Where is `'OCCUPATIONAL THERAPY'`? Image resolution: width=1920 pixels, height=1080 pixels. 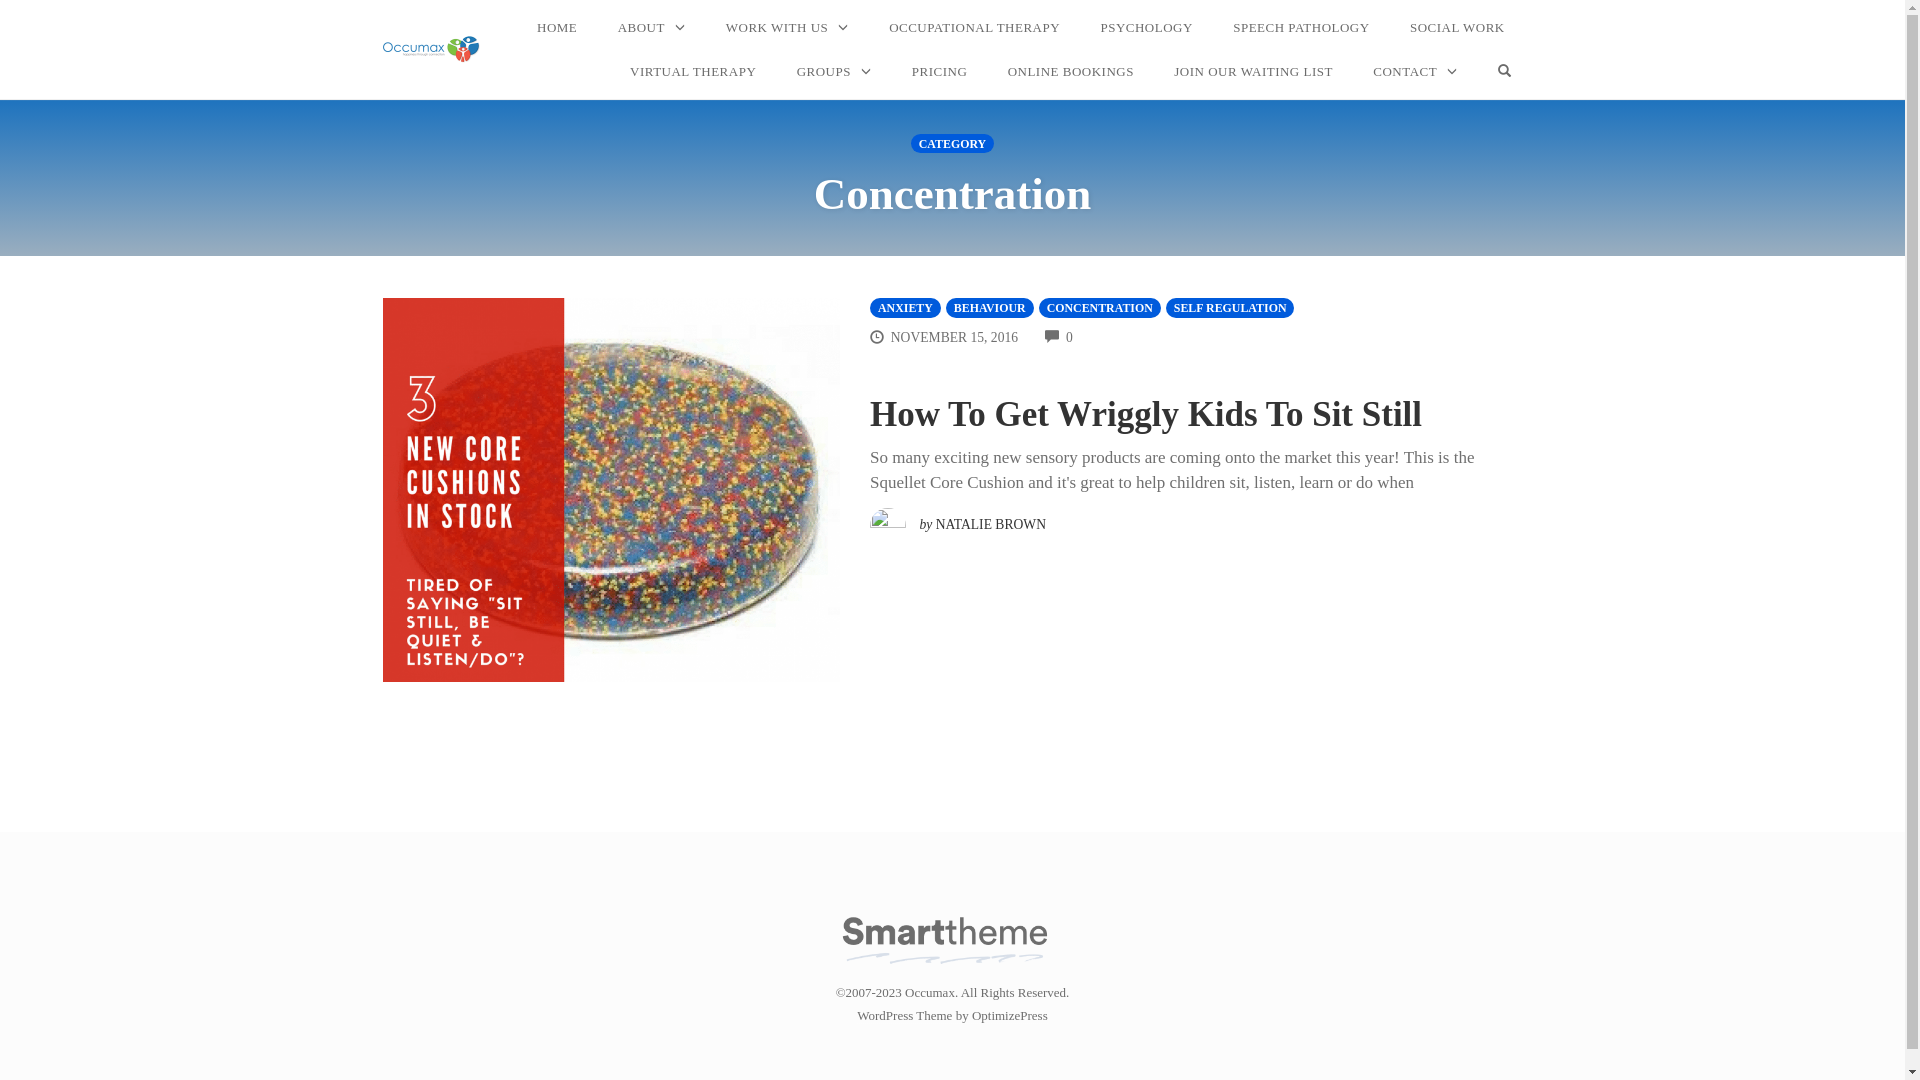 'OCCUPATIONAL THERAPY' is located at coordinates (974, 27).